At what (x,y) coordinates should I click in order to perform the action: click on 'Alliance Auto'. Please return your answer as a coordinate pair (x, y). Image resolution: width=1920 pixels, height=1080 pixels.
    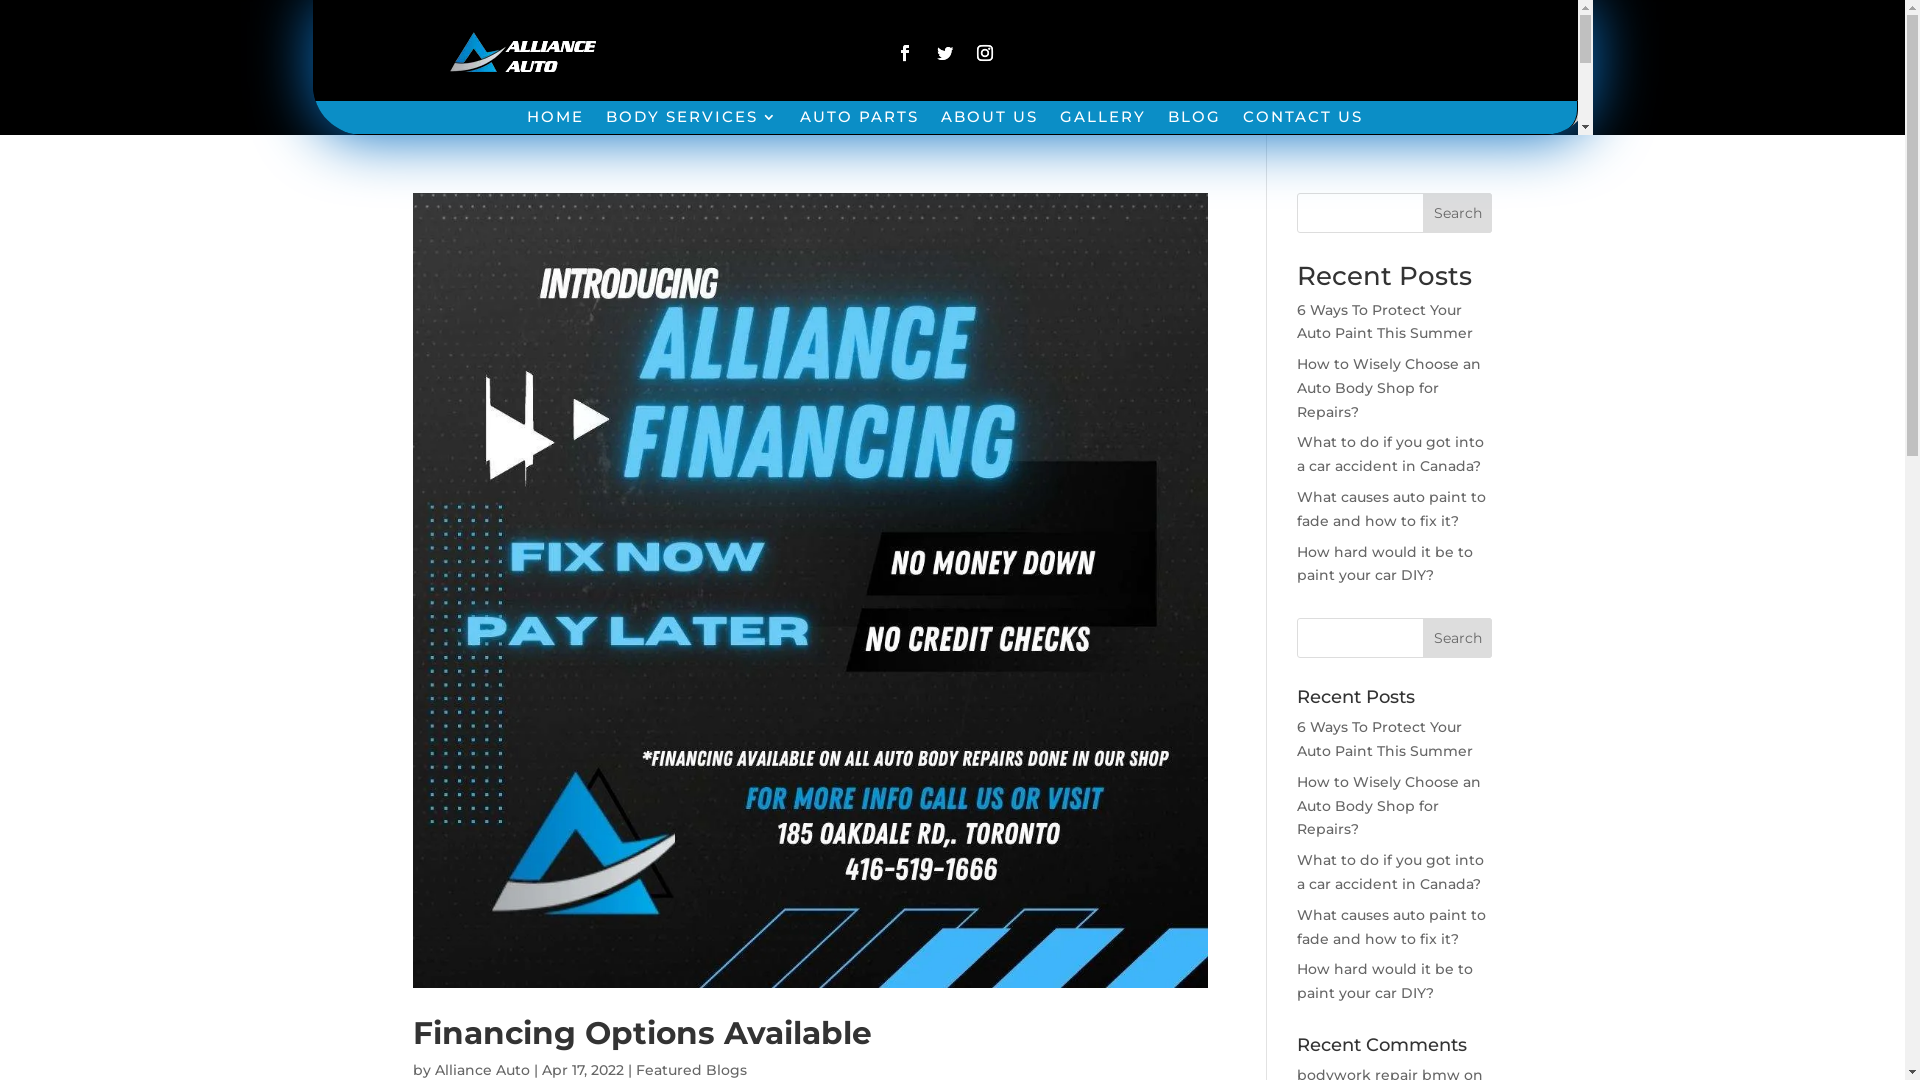
    Looking at the image, I should click on (481, 1068).